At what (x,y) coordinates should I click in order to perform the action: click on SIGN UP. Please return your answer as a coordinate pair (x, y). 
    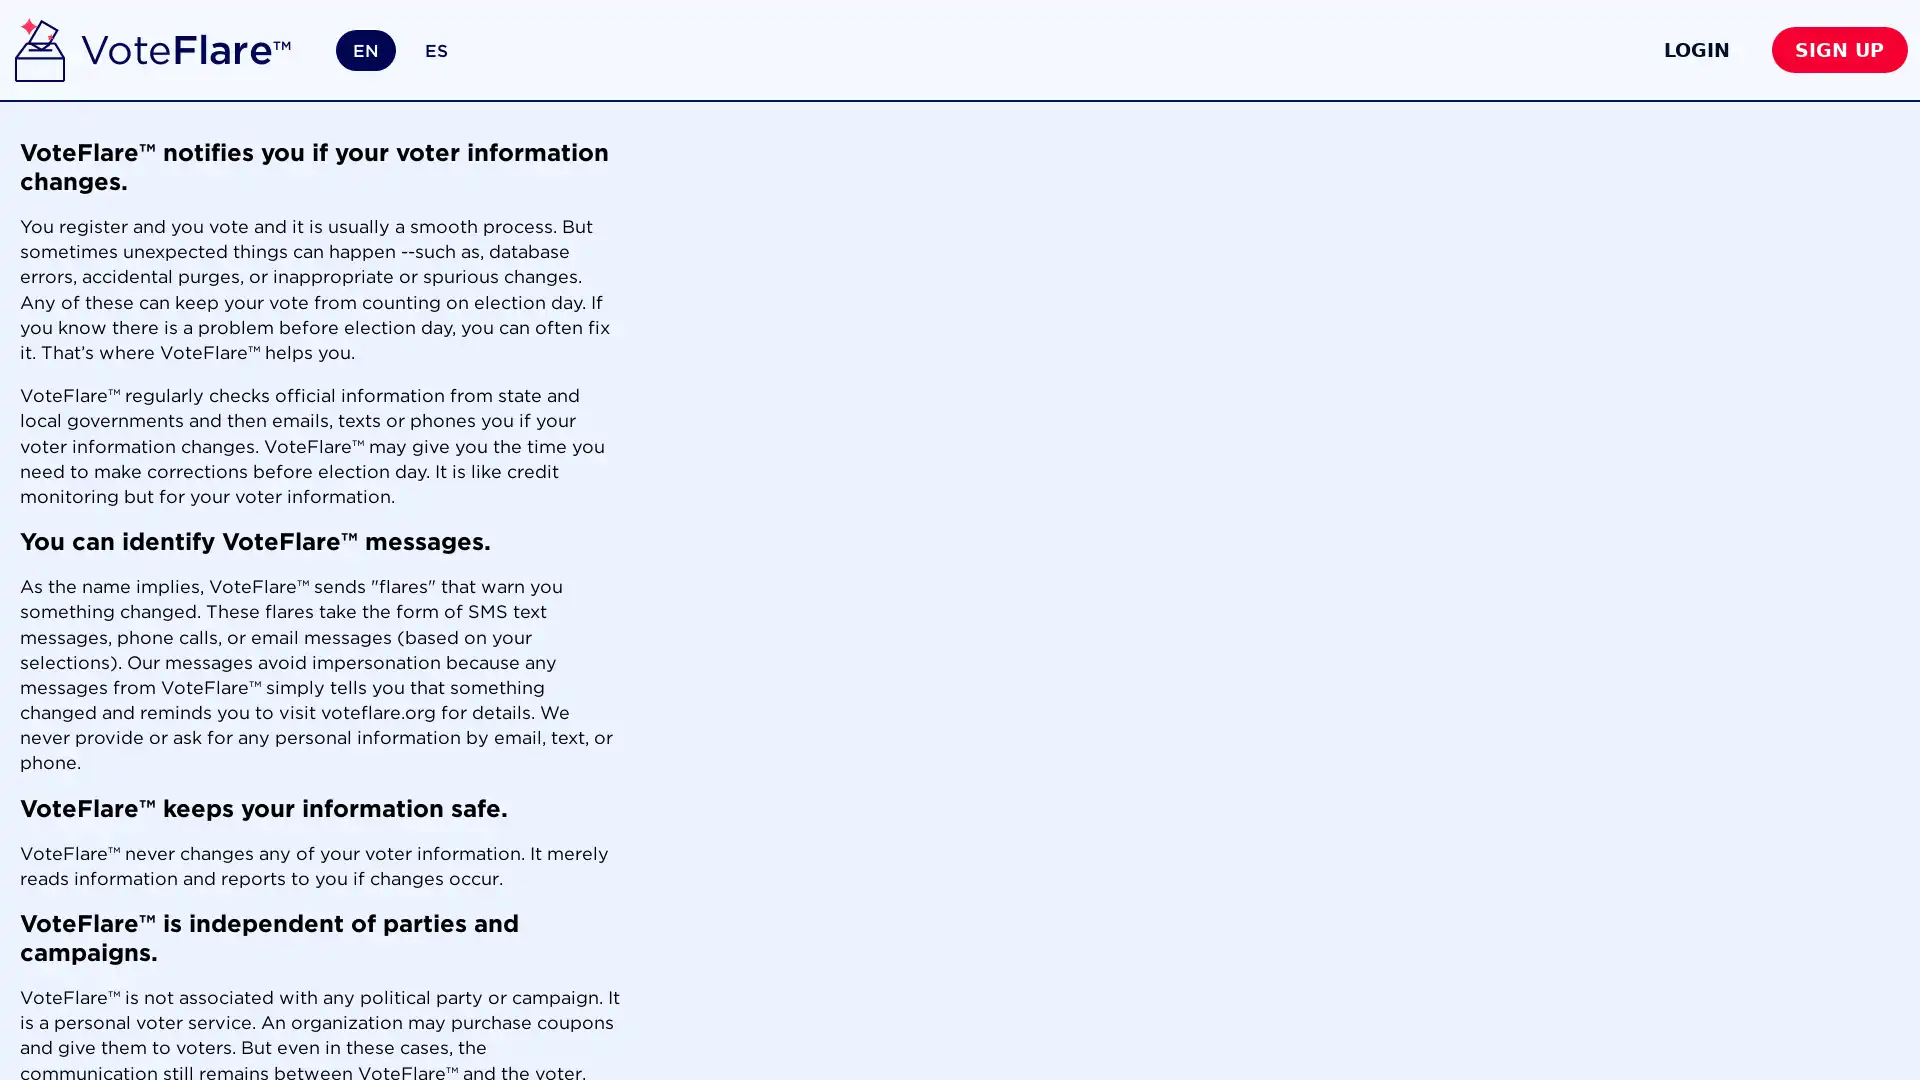
    Looking at the image, I should click on (1817, 48).